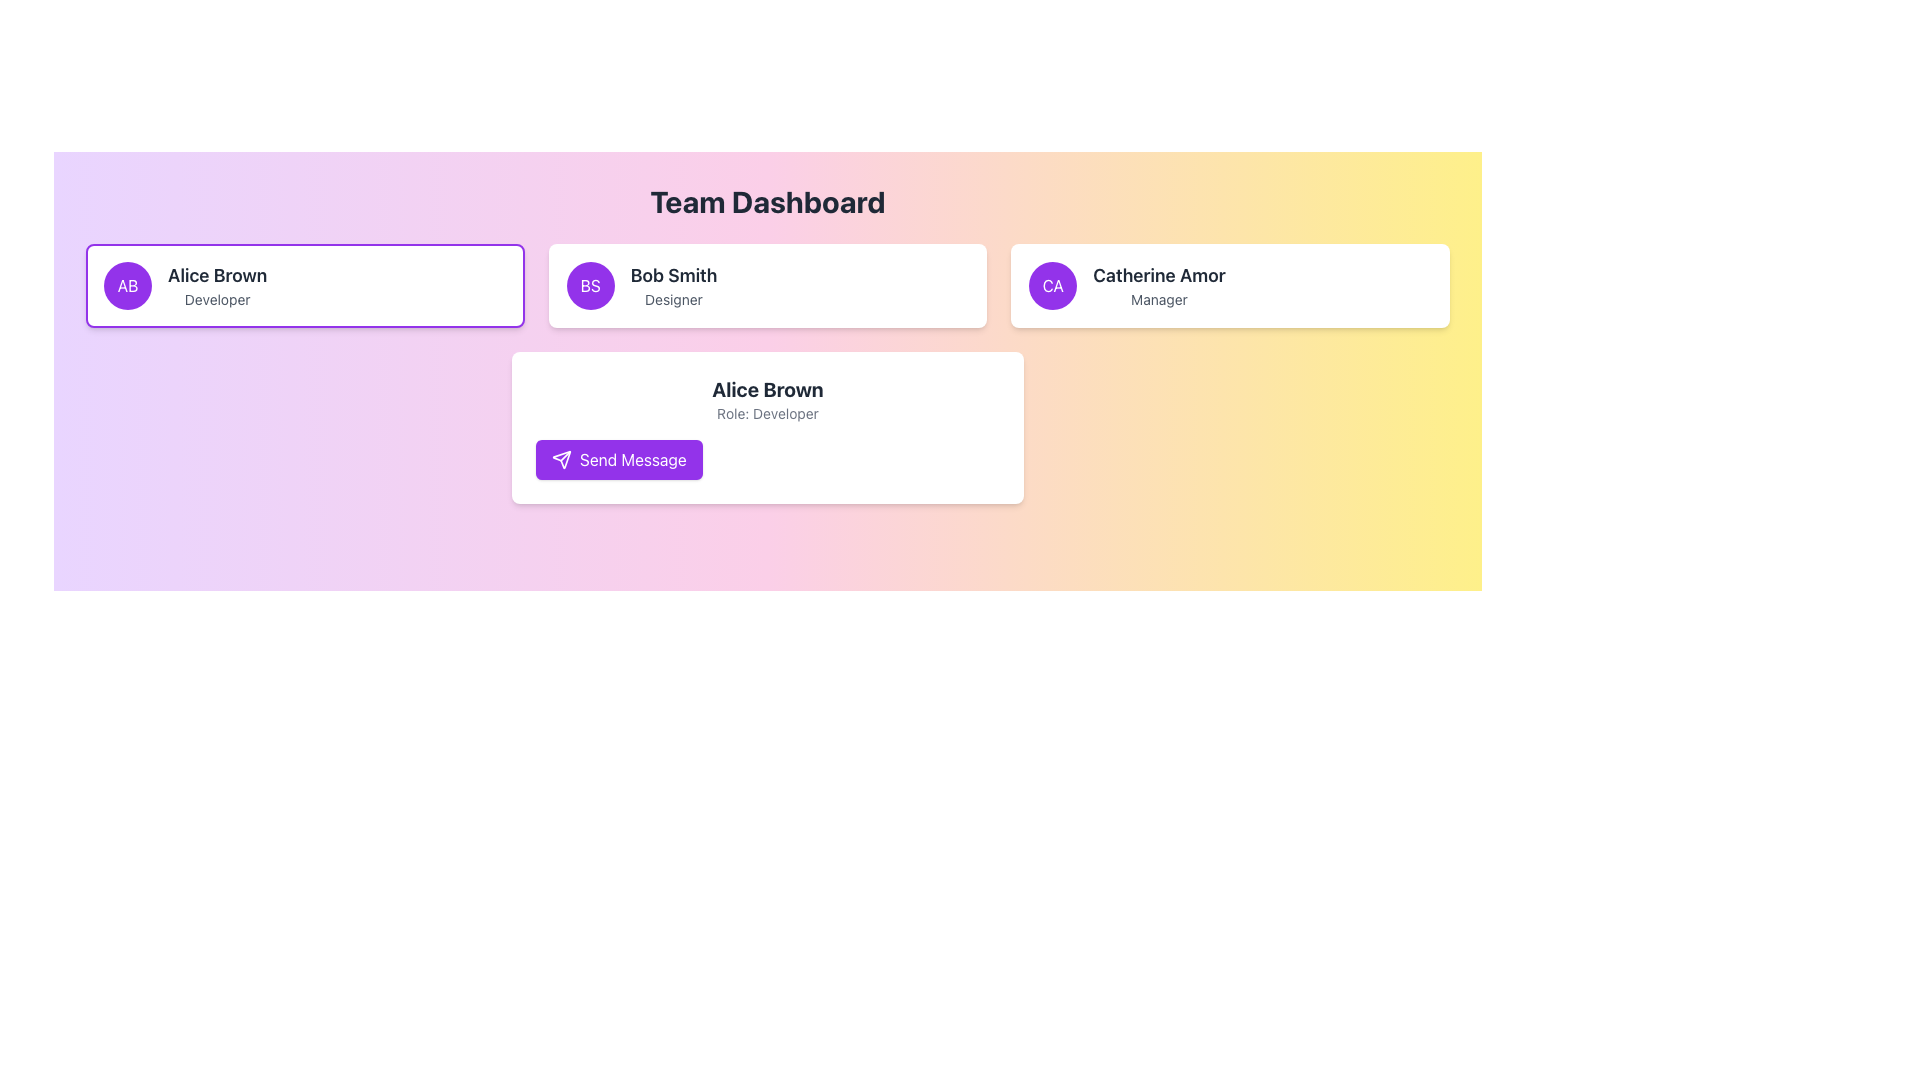 The height and width of the screenshot is (1080, 1920). Describe the element at coordinates (217, 285) in the screenshot. I see `text block displaying the name and job title of the team member, located in the leftmost card of the layout, positioned to the right of a purple circle containing 'AB'` at that location.